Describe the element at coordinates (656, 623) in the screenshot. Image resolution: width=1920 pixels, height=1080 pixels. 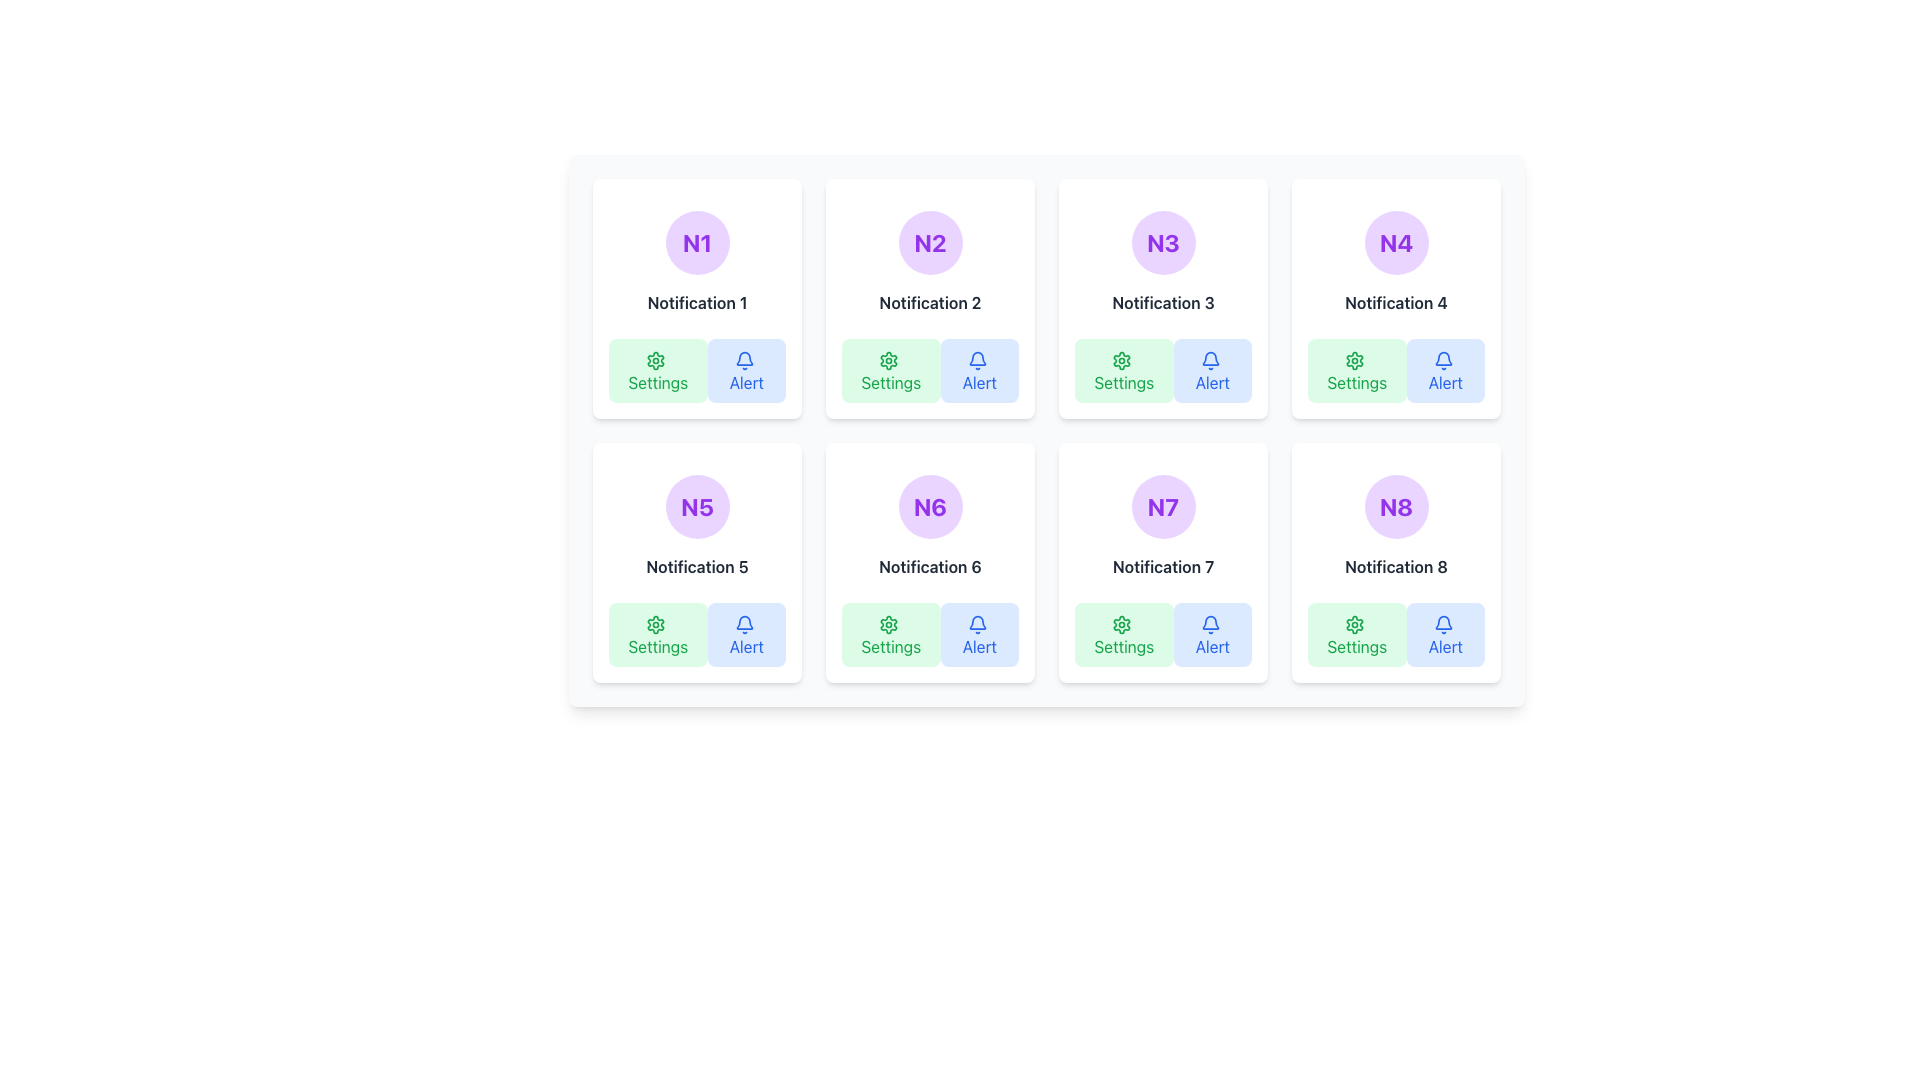
I see `the settings icon for the notification card labeled 'Notification 5', which is located in the bottom-left corner of the second row, above the 'Settings' label and next to the 'Alert' icon` at that location.